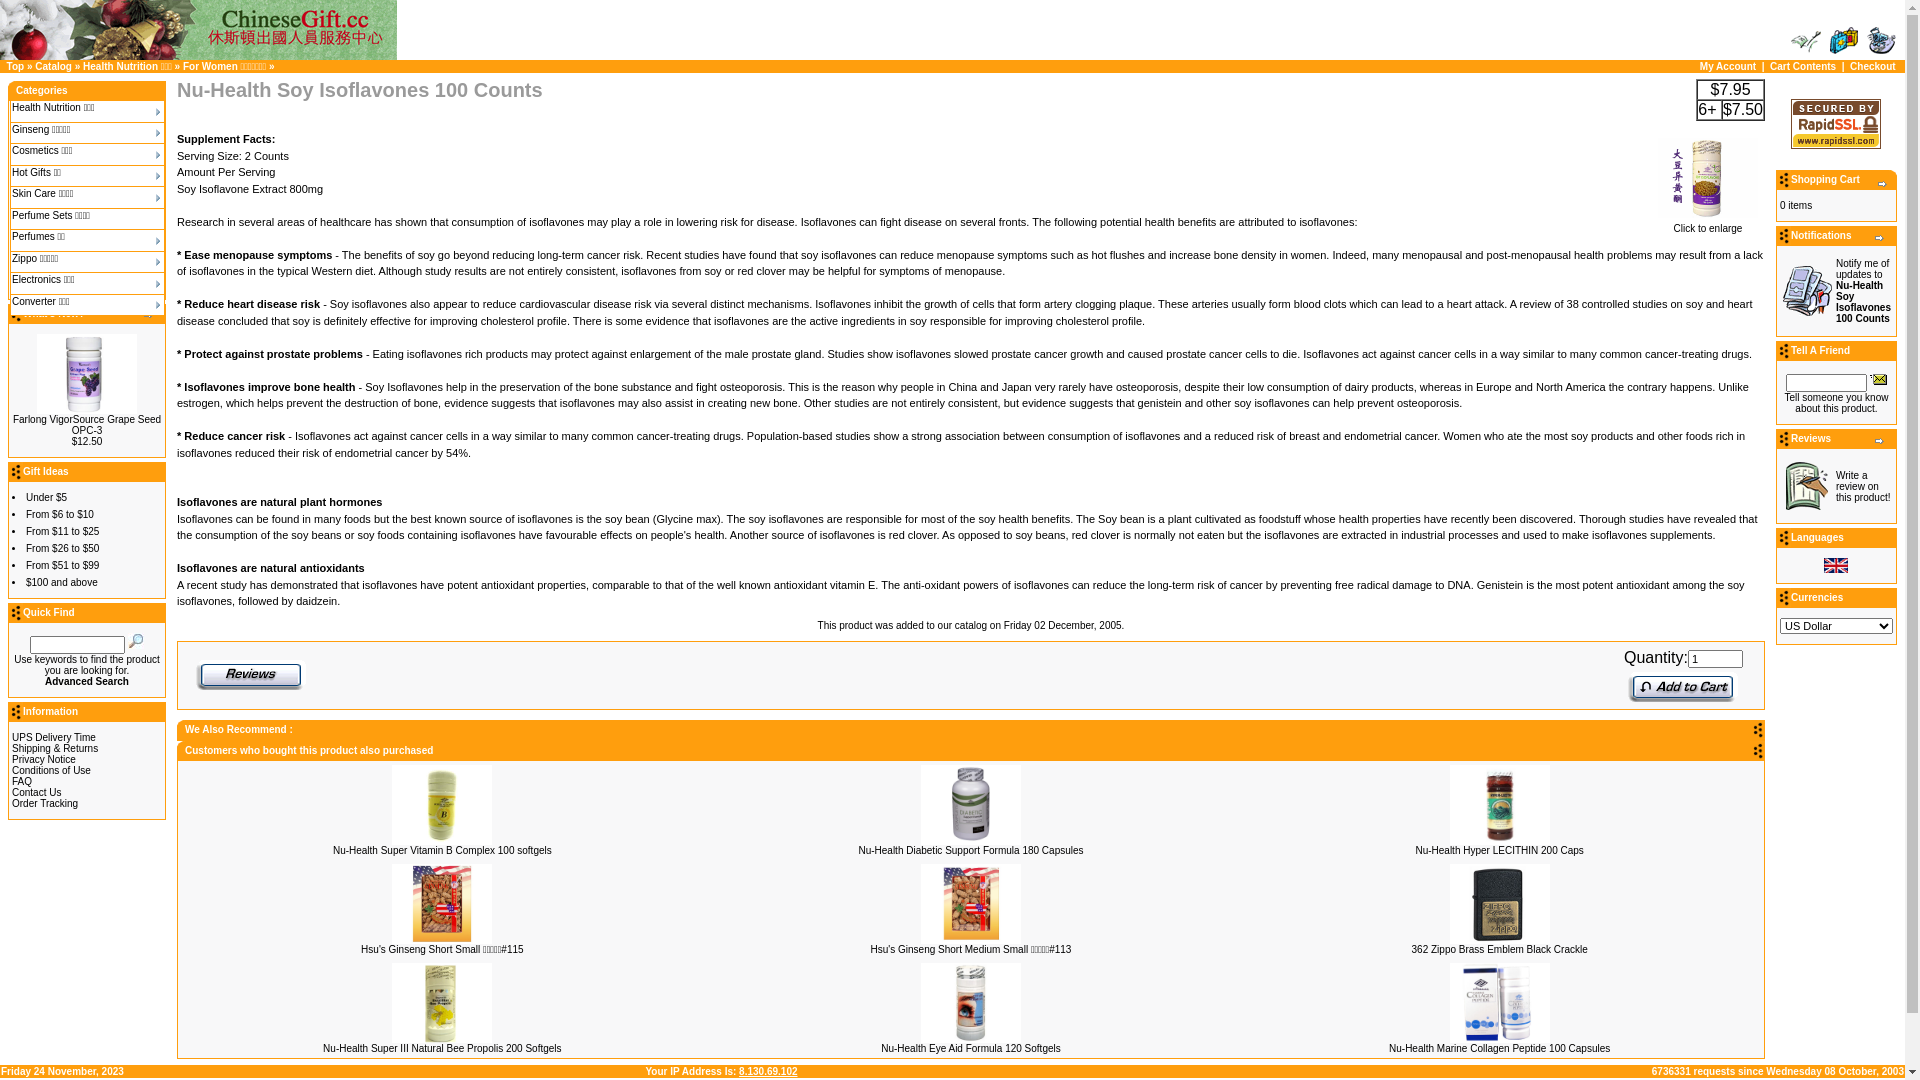 This screenshot has width=1920, height=1080. What do you see at coordinates (1498, 849) in the screenshot?
I see `'Nu-Health Hyper LECITHIN 200 Caps'` at bounding box center [1498, 849].